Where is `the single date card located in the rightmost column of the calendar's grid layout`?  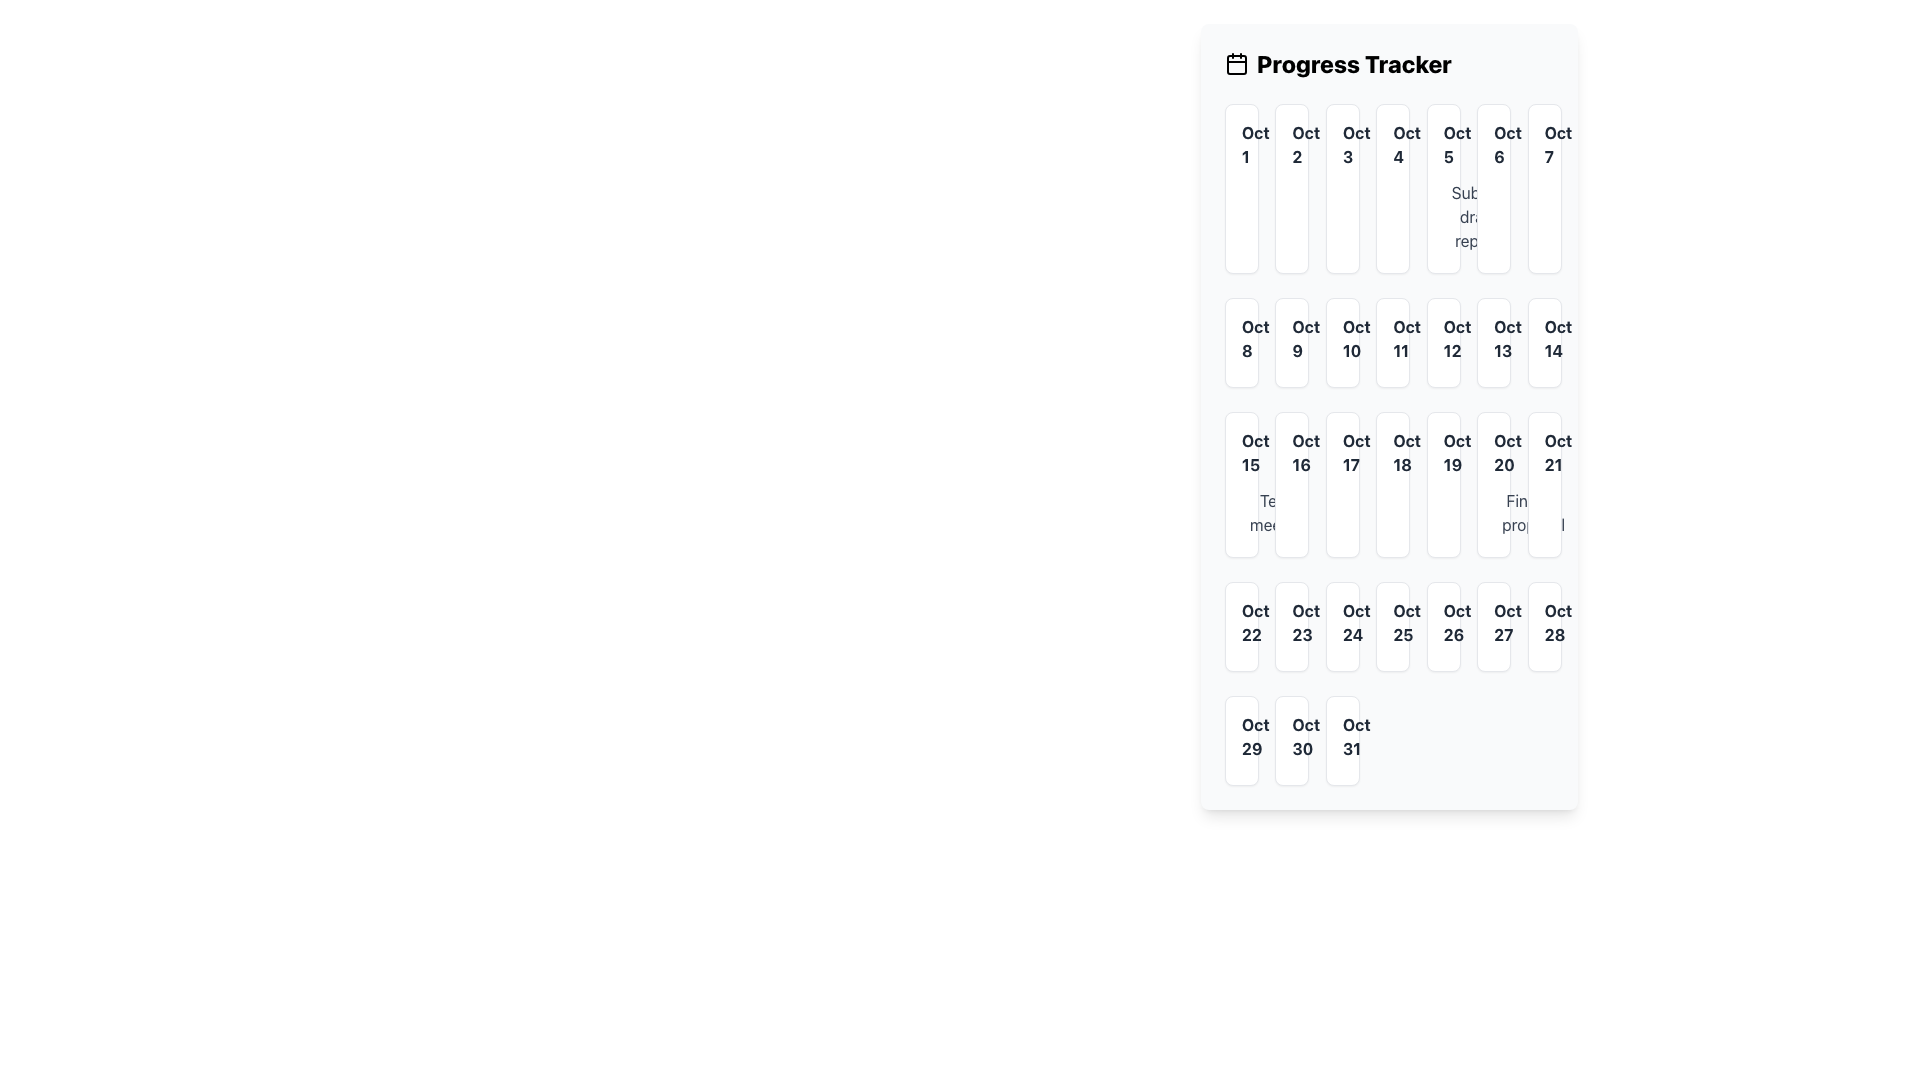 the single date card located in the rightmost column of the calendar's grid layout is located at coordinates (1494, 626).